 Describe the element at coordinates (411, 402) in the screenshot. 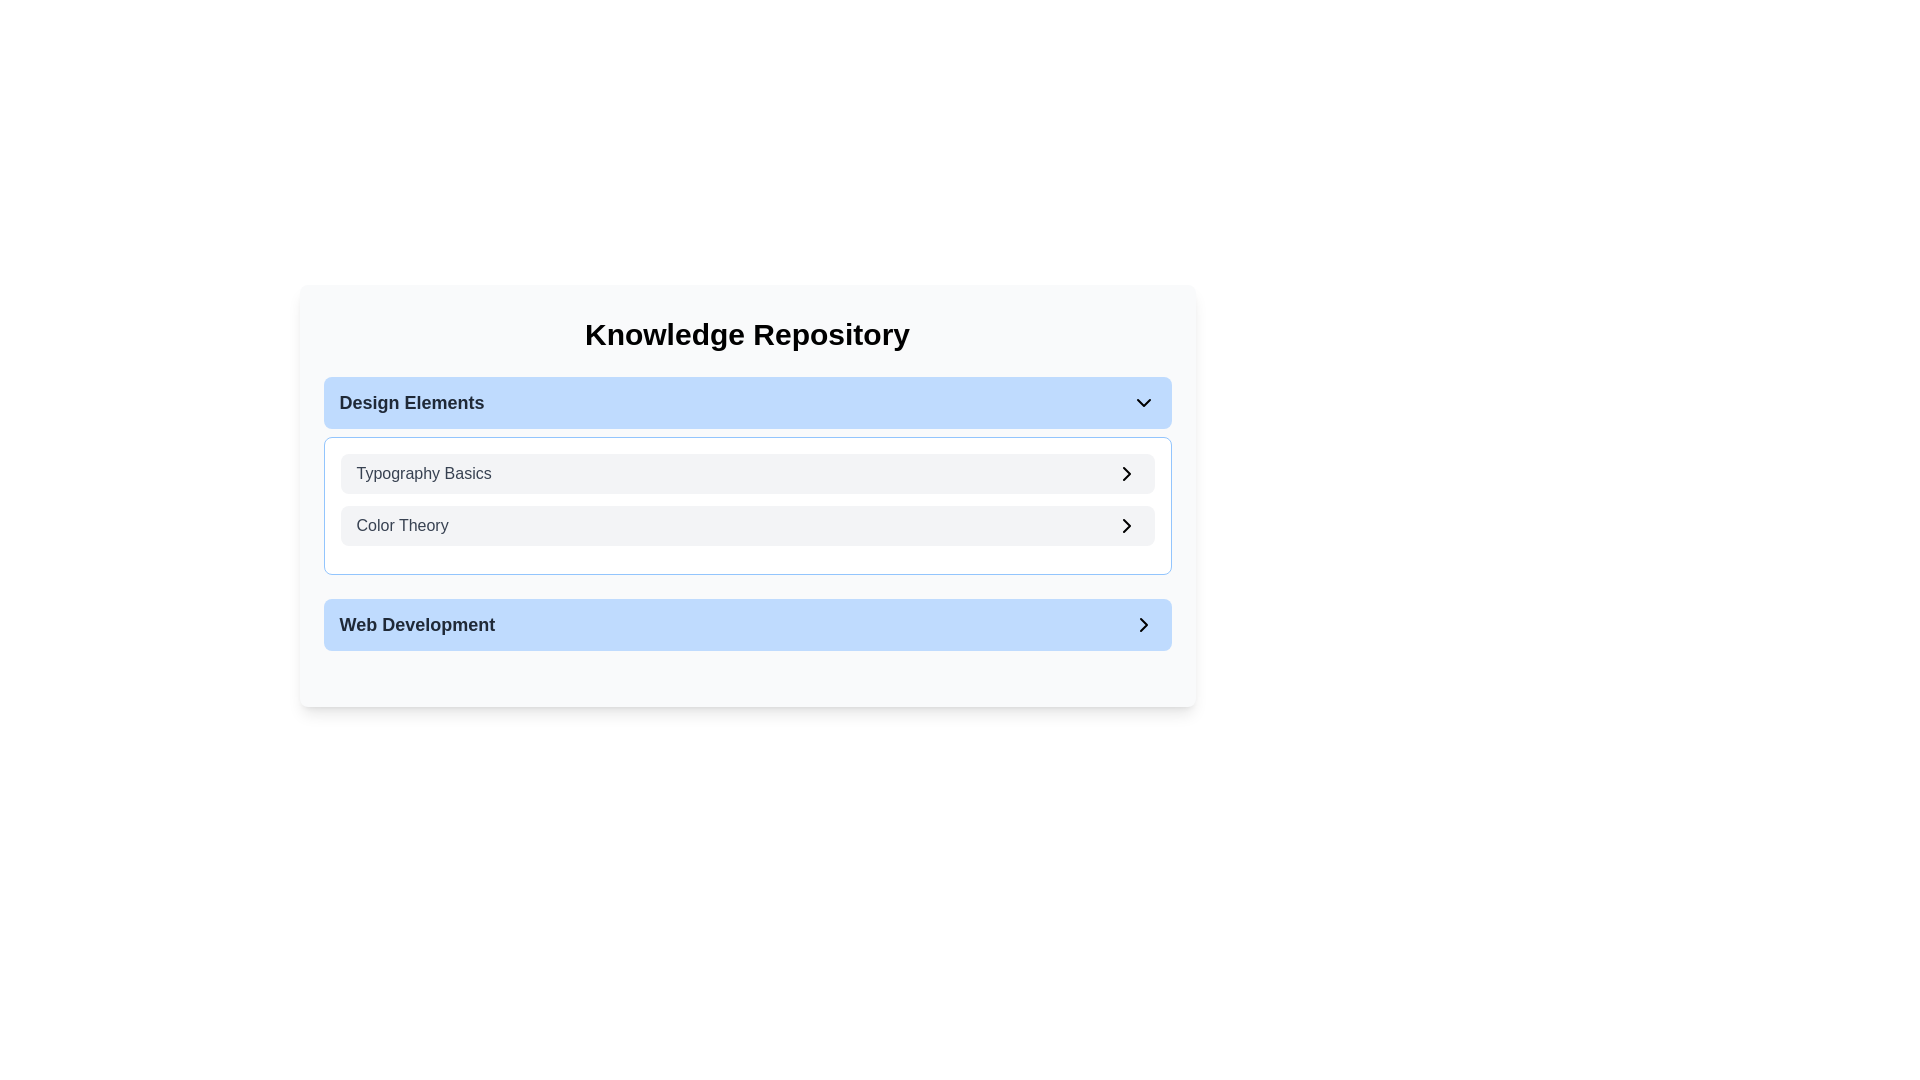

I see `the 'Design Elements' text label, which is styled in a large, bold font with a gray color and is located on the left side of its blue, rounded background section` at that location.